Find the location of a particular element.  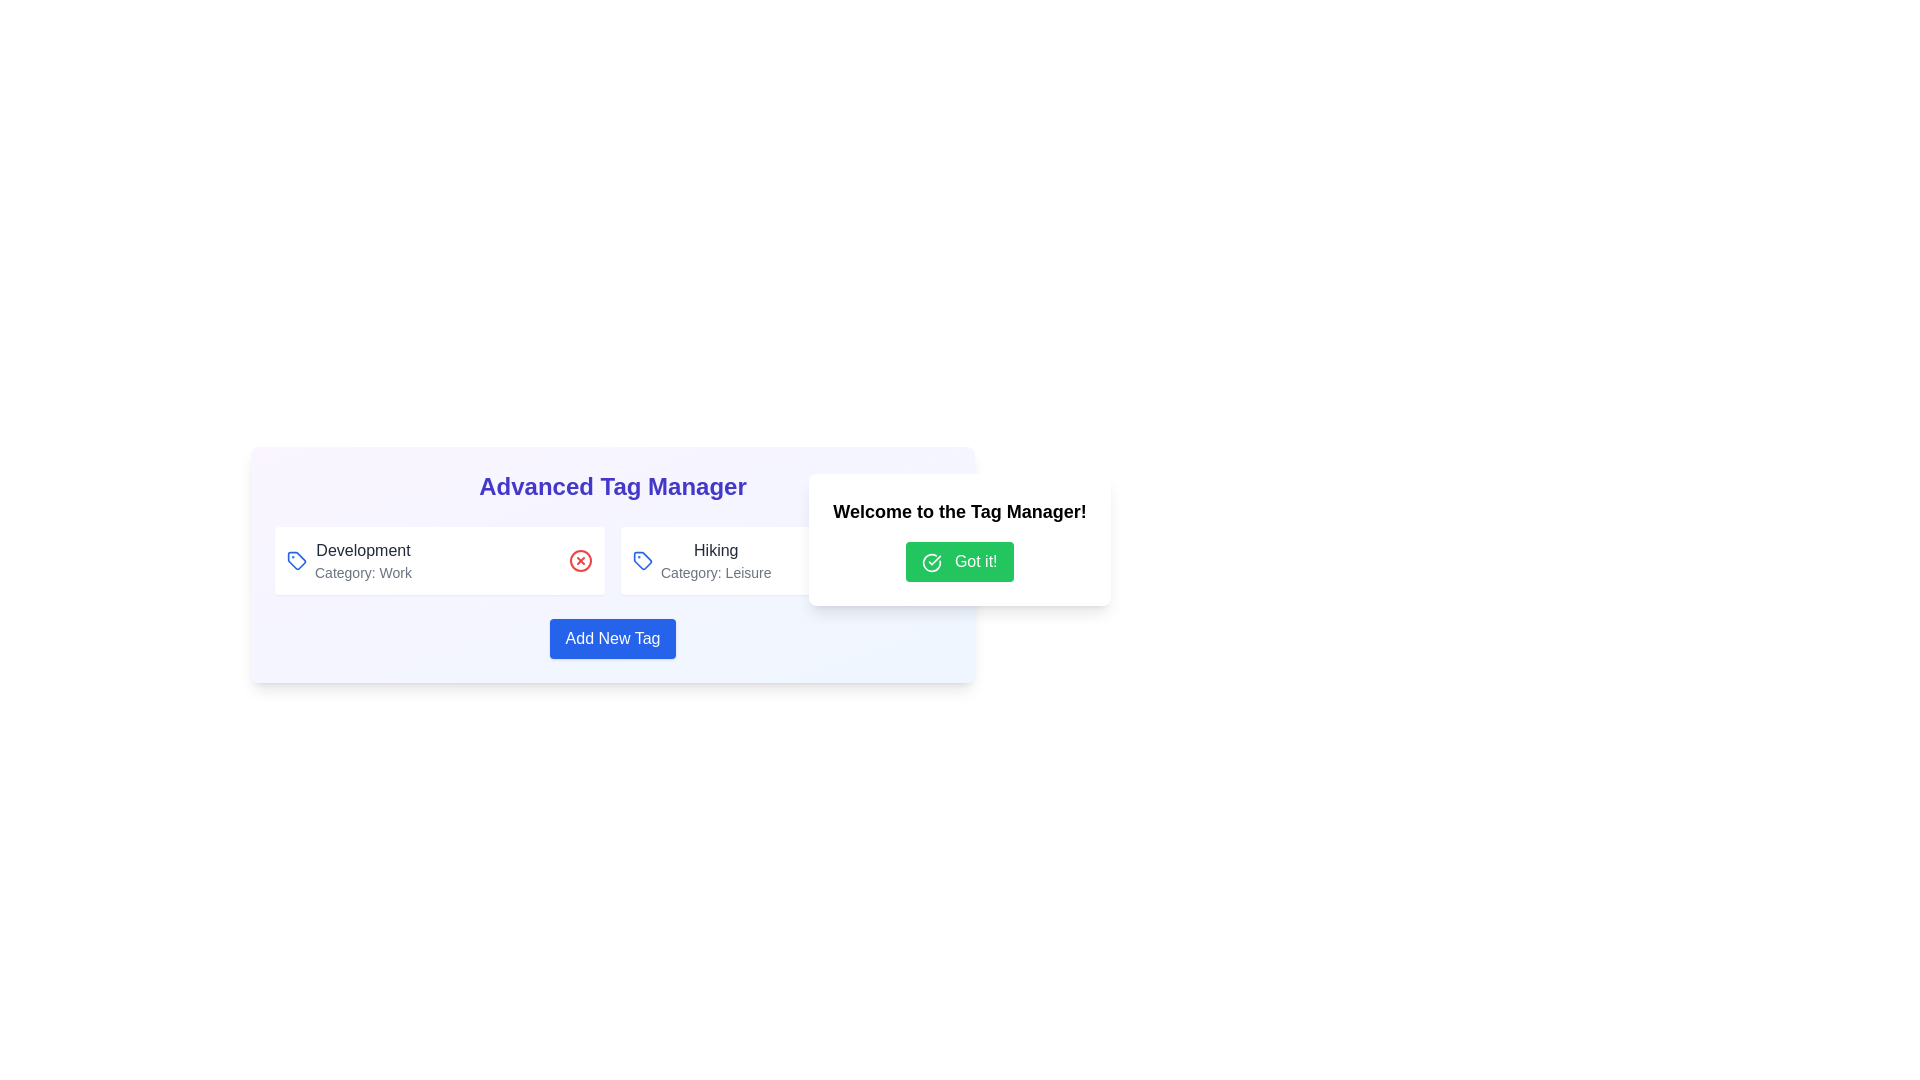

the 'Got it!' button on the informational dialog box that welcomes users and provides a call to action is located at coordinates (960, 540).